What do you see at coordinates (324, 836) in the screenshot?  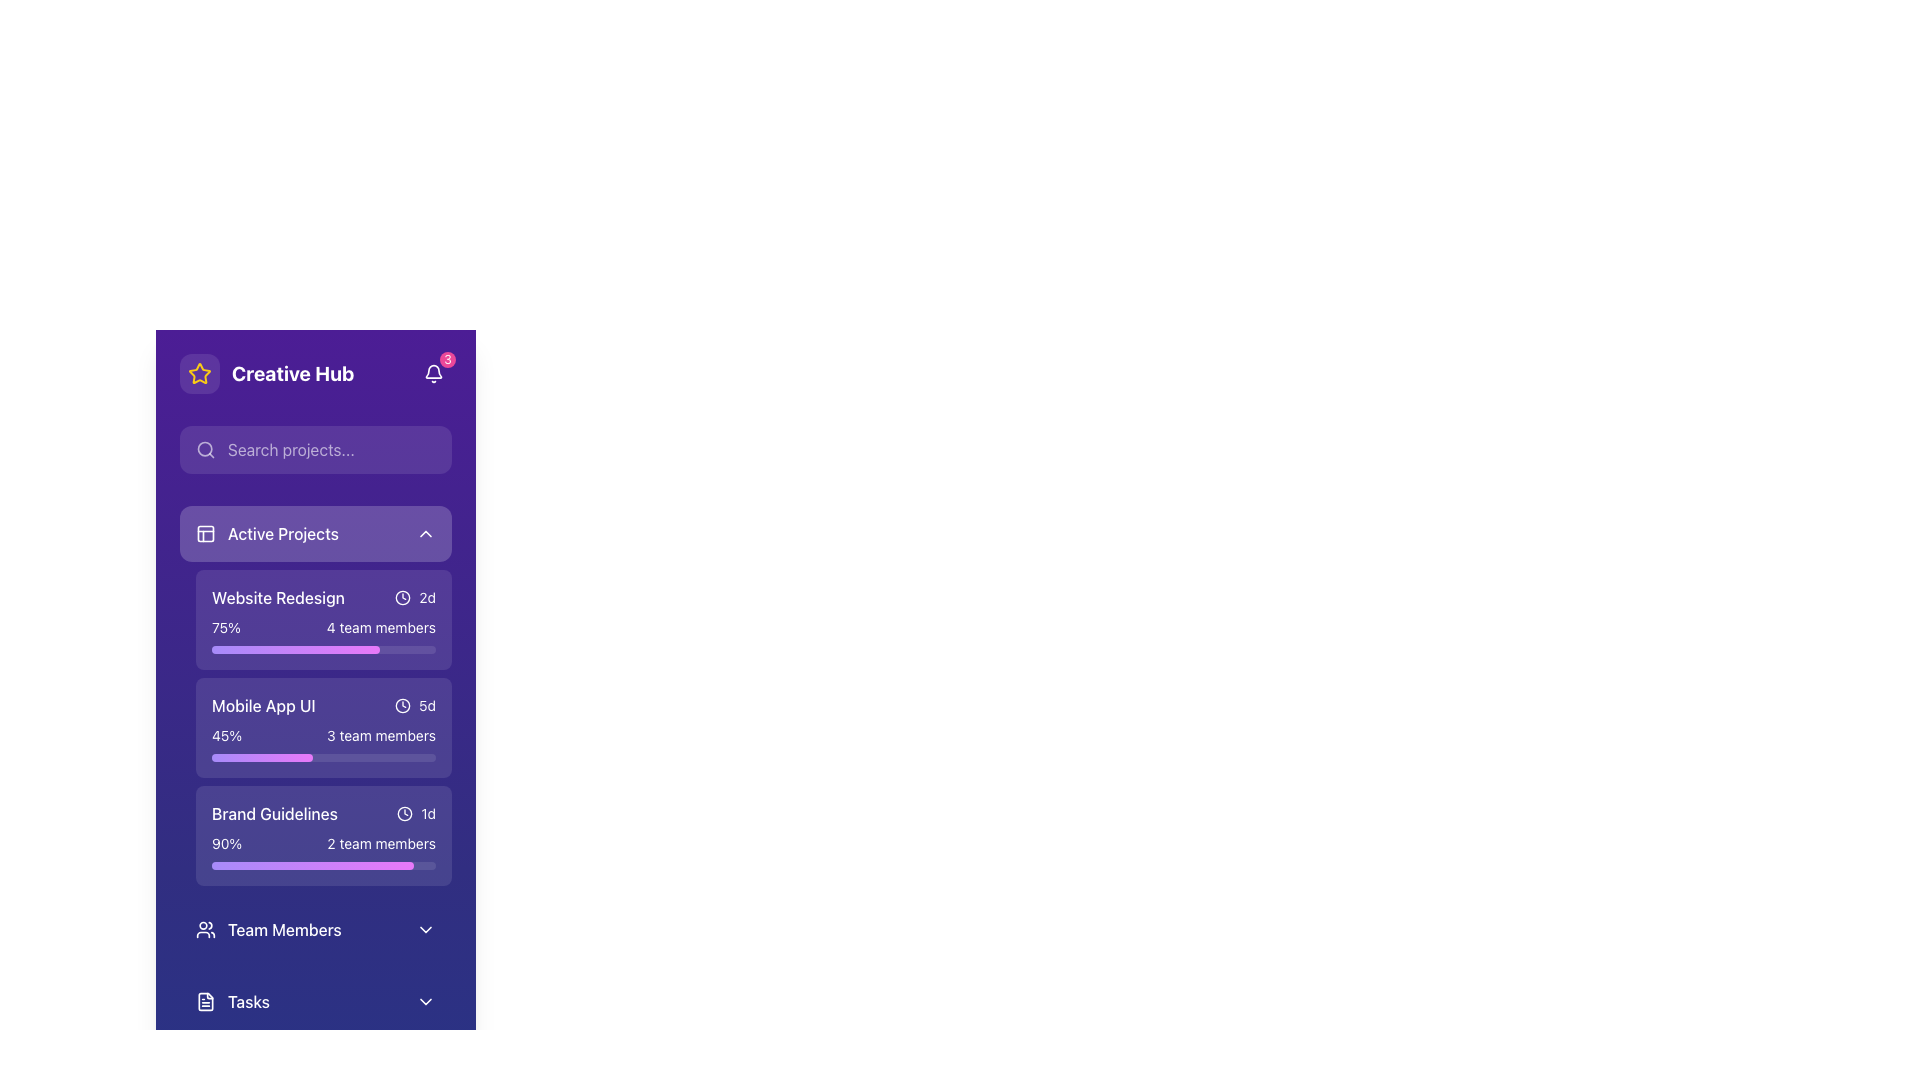 I see `on the 'Brand Guidelines' Informational Card located in the 'Active Projects' section` at bounding box center [324, 836].